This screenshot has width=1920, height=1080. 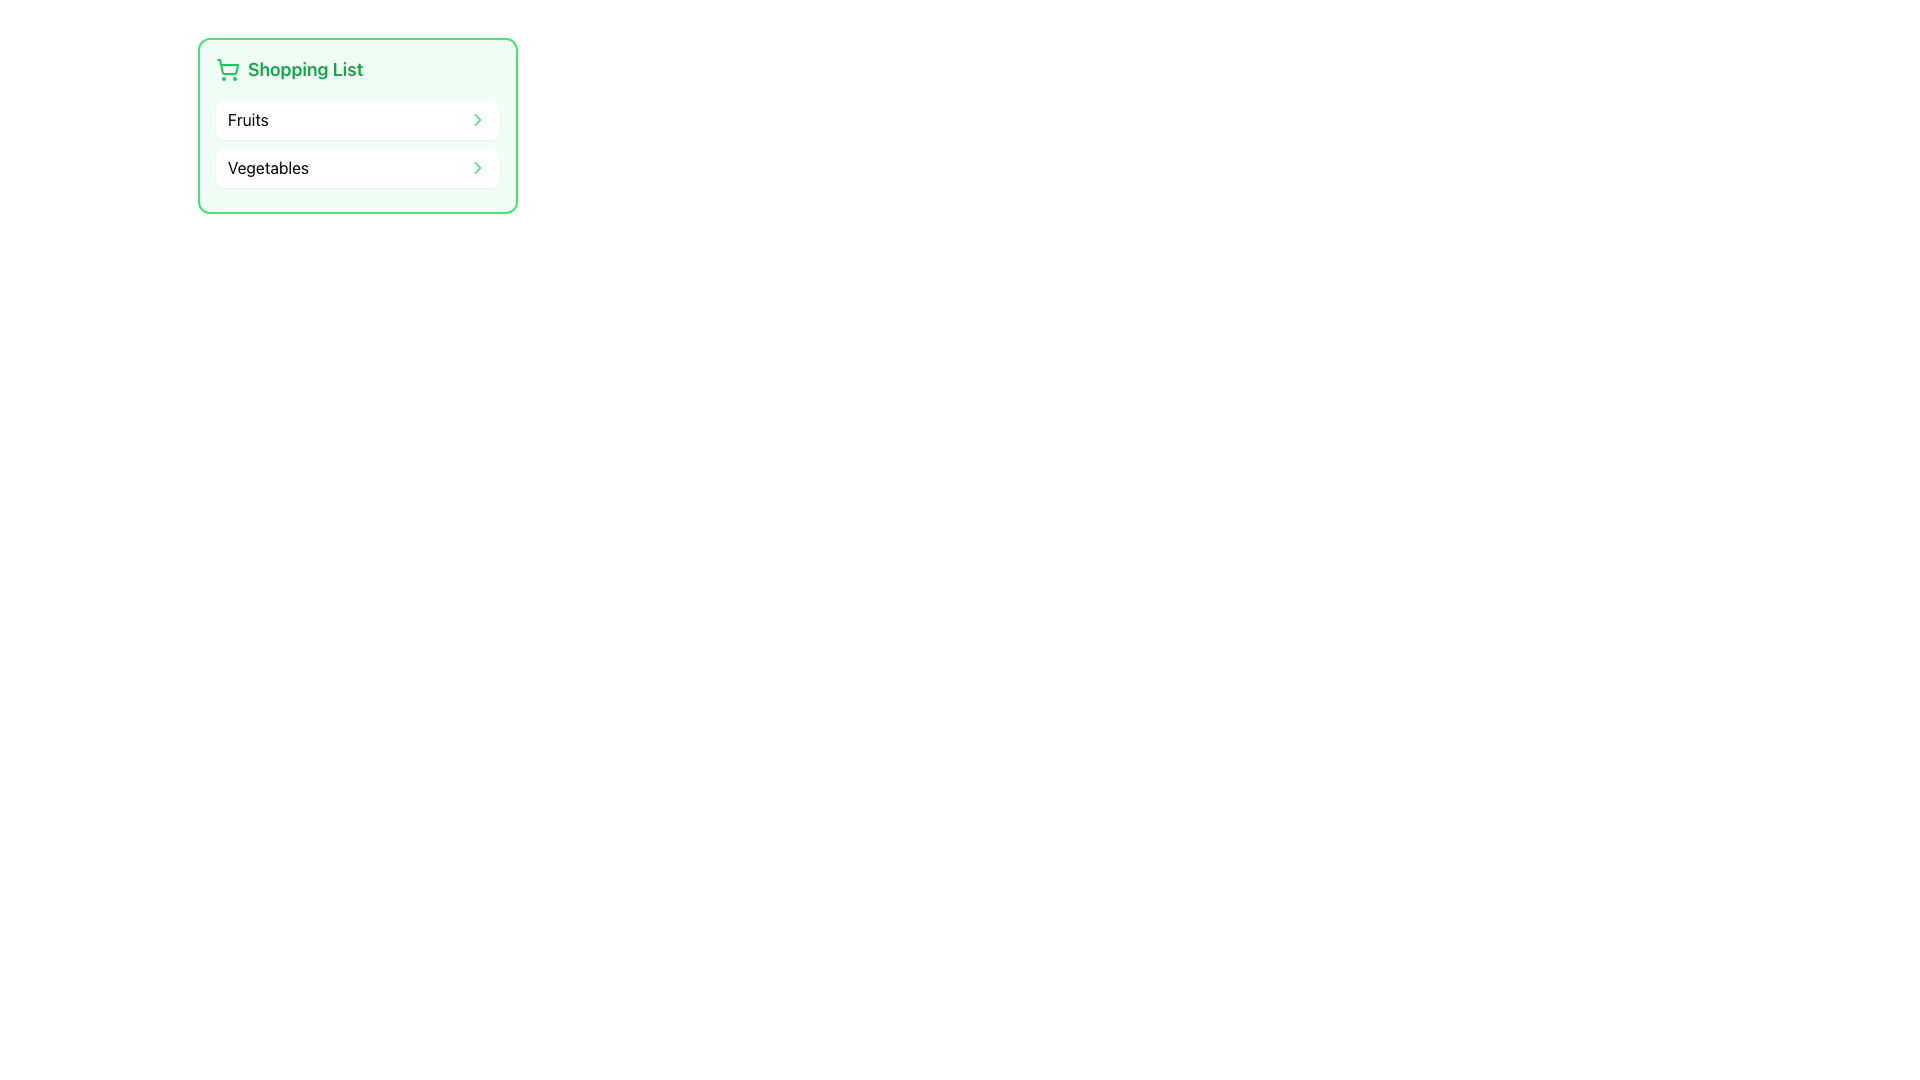 I want to click on the first item in the 'Shopping List' navigation menu, so click(x=358, y=126).